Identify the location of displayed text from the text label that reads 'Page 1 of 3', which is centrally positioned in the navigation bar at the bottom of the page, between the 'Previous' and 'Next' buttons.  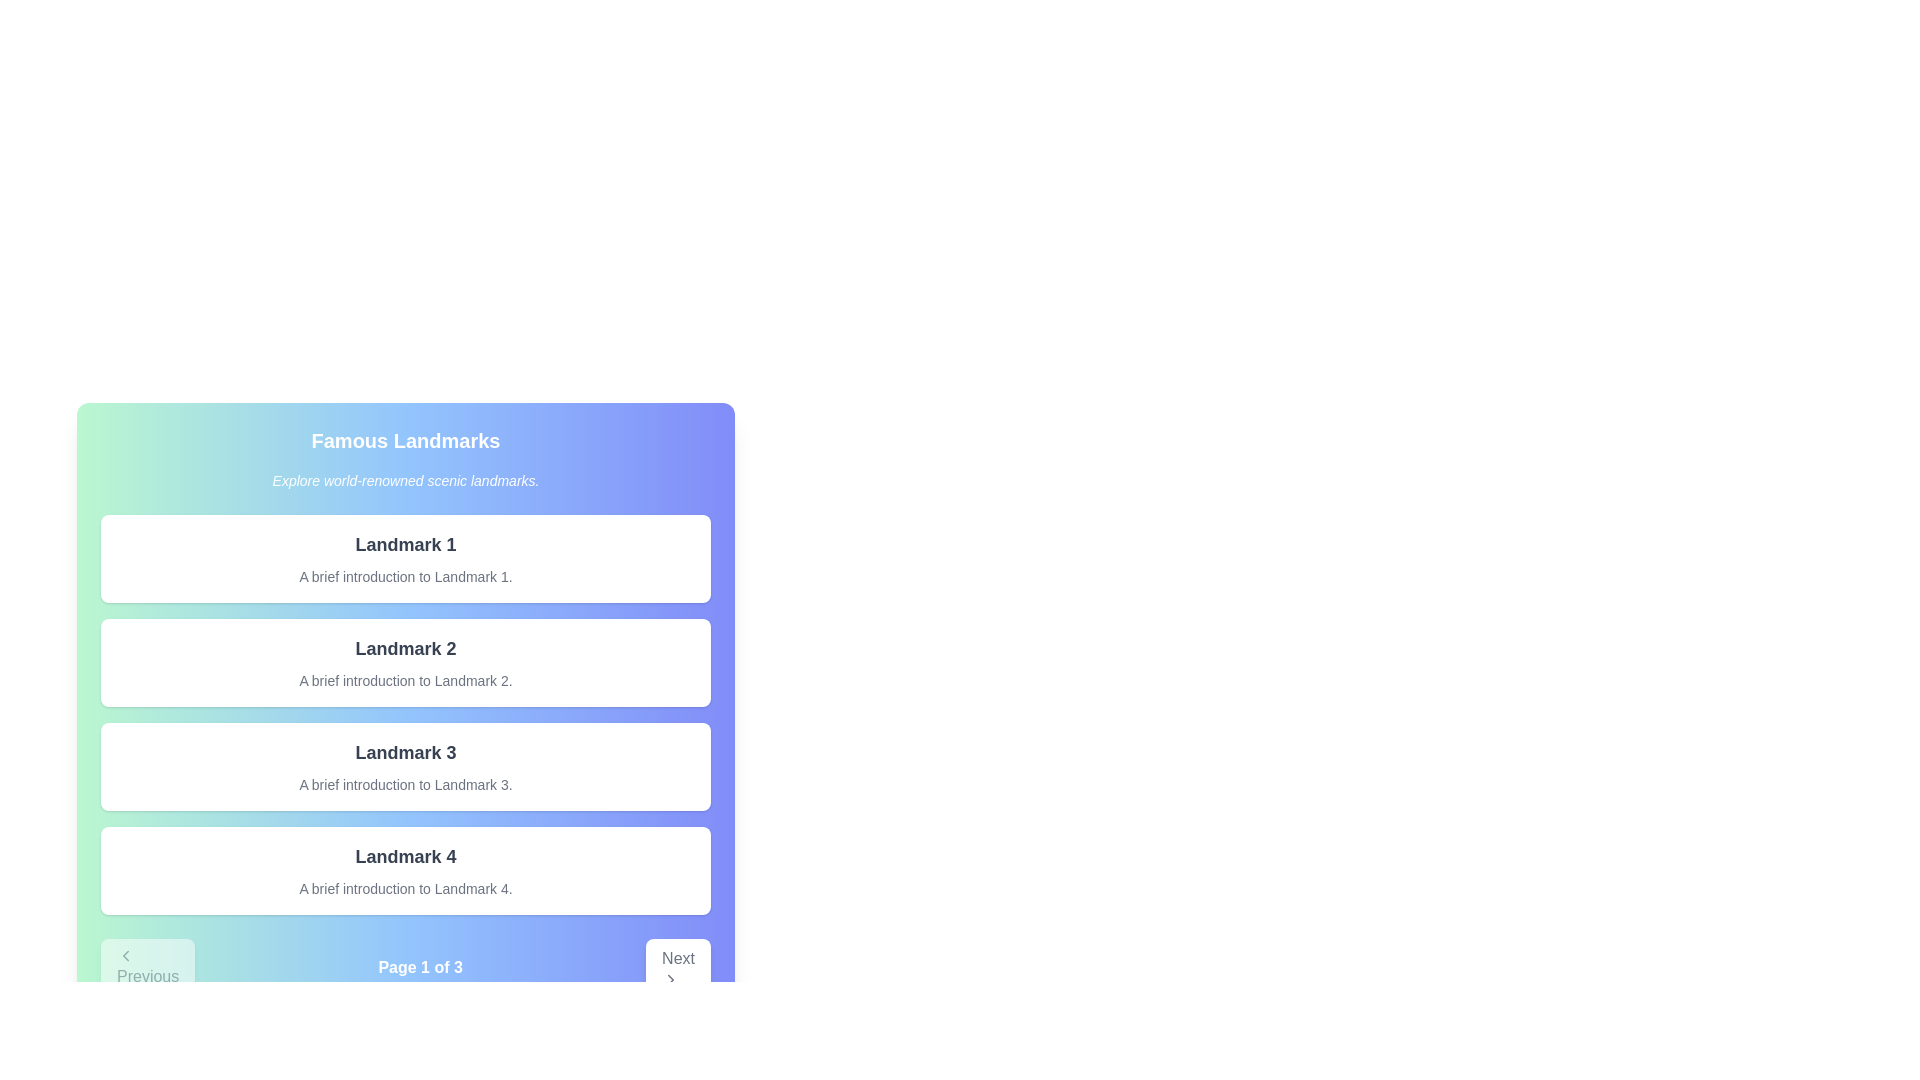
(419, 967).